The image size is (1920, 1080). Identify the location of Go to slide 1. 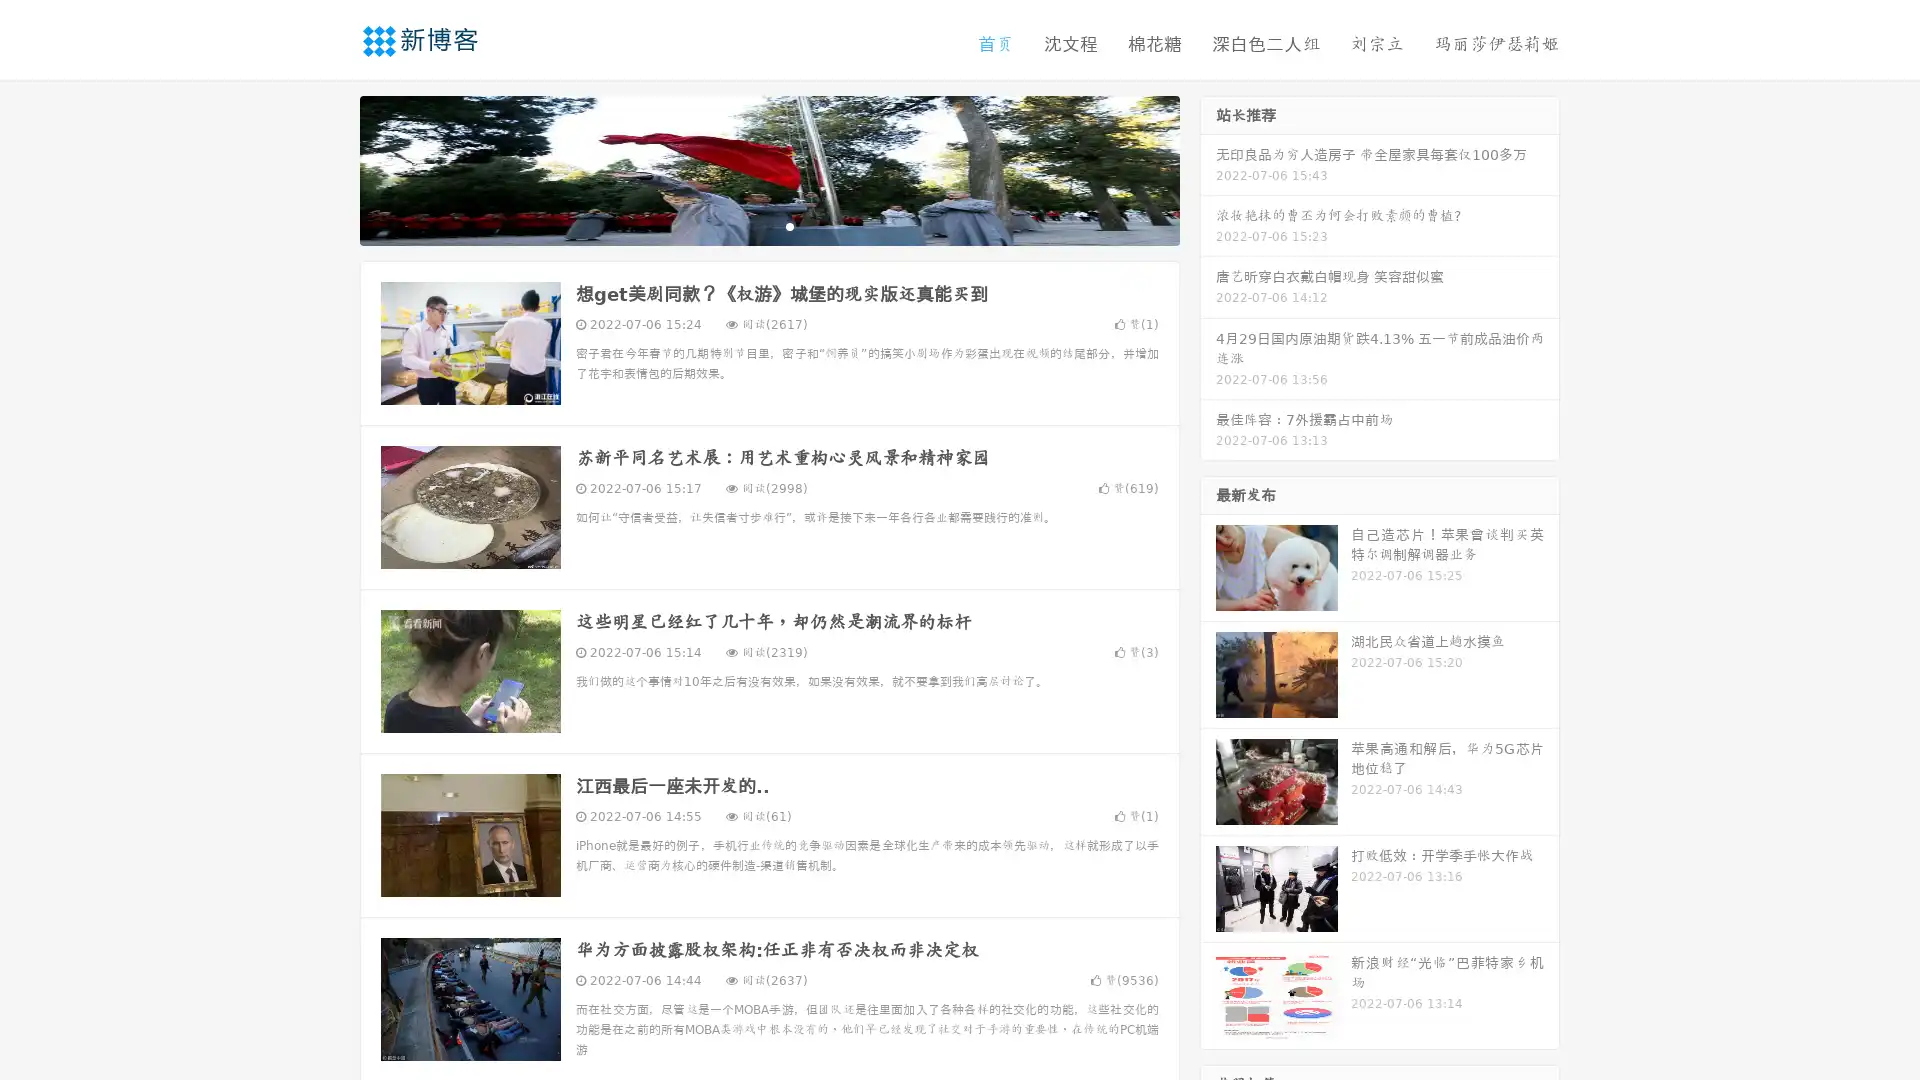
(748, 225).